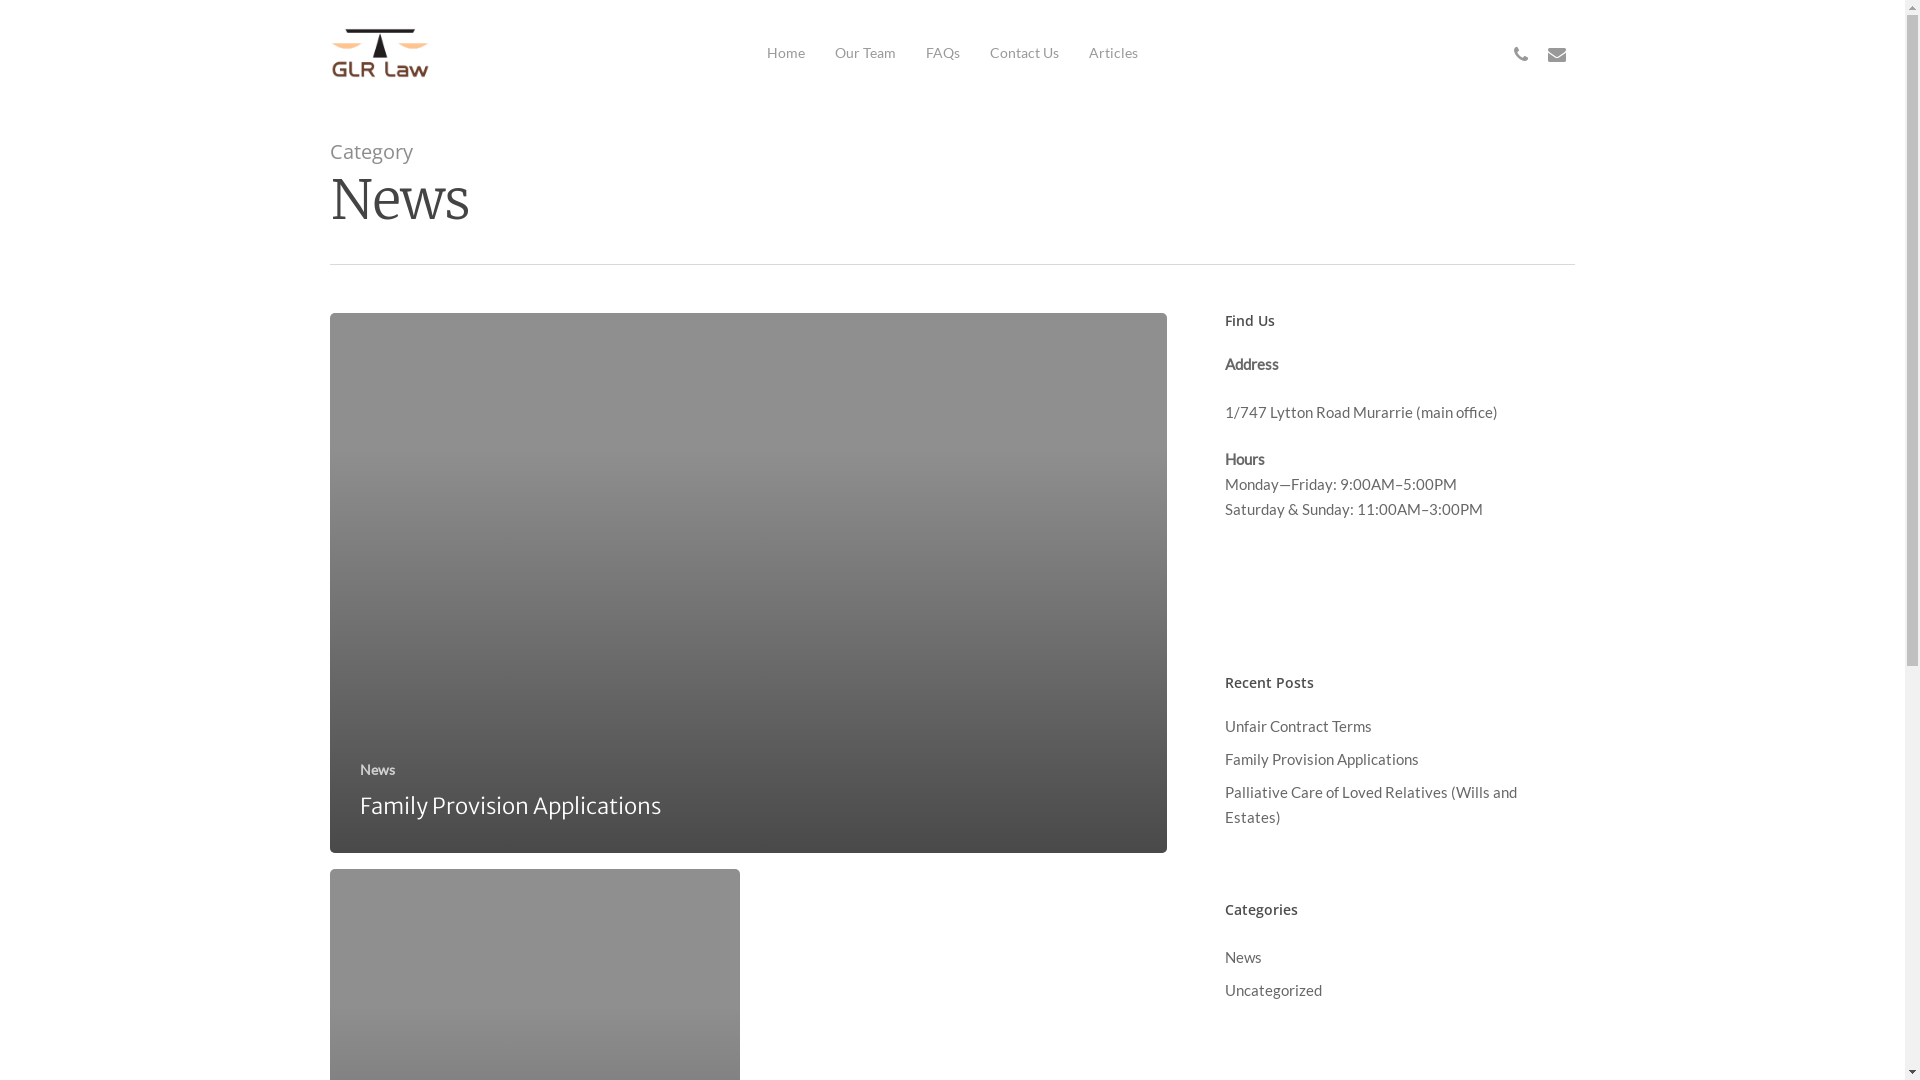  I want to click on 'Home', so click(785, 52).